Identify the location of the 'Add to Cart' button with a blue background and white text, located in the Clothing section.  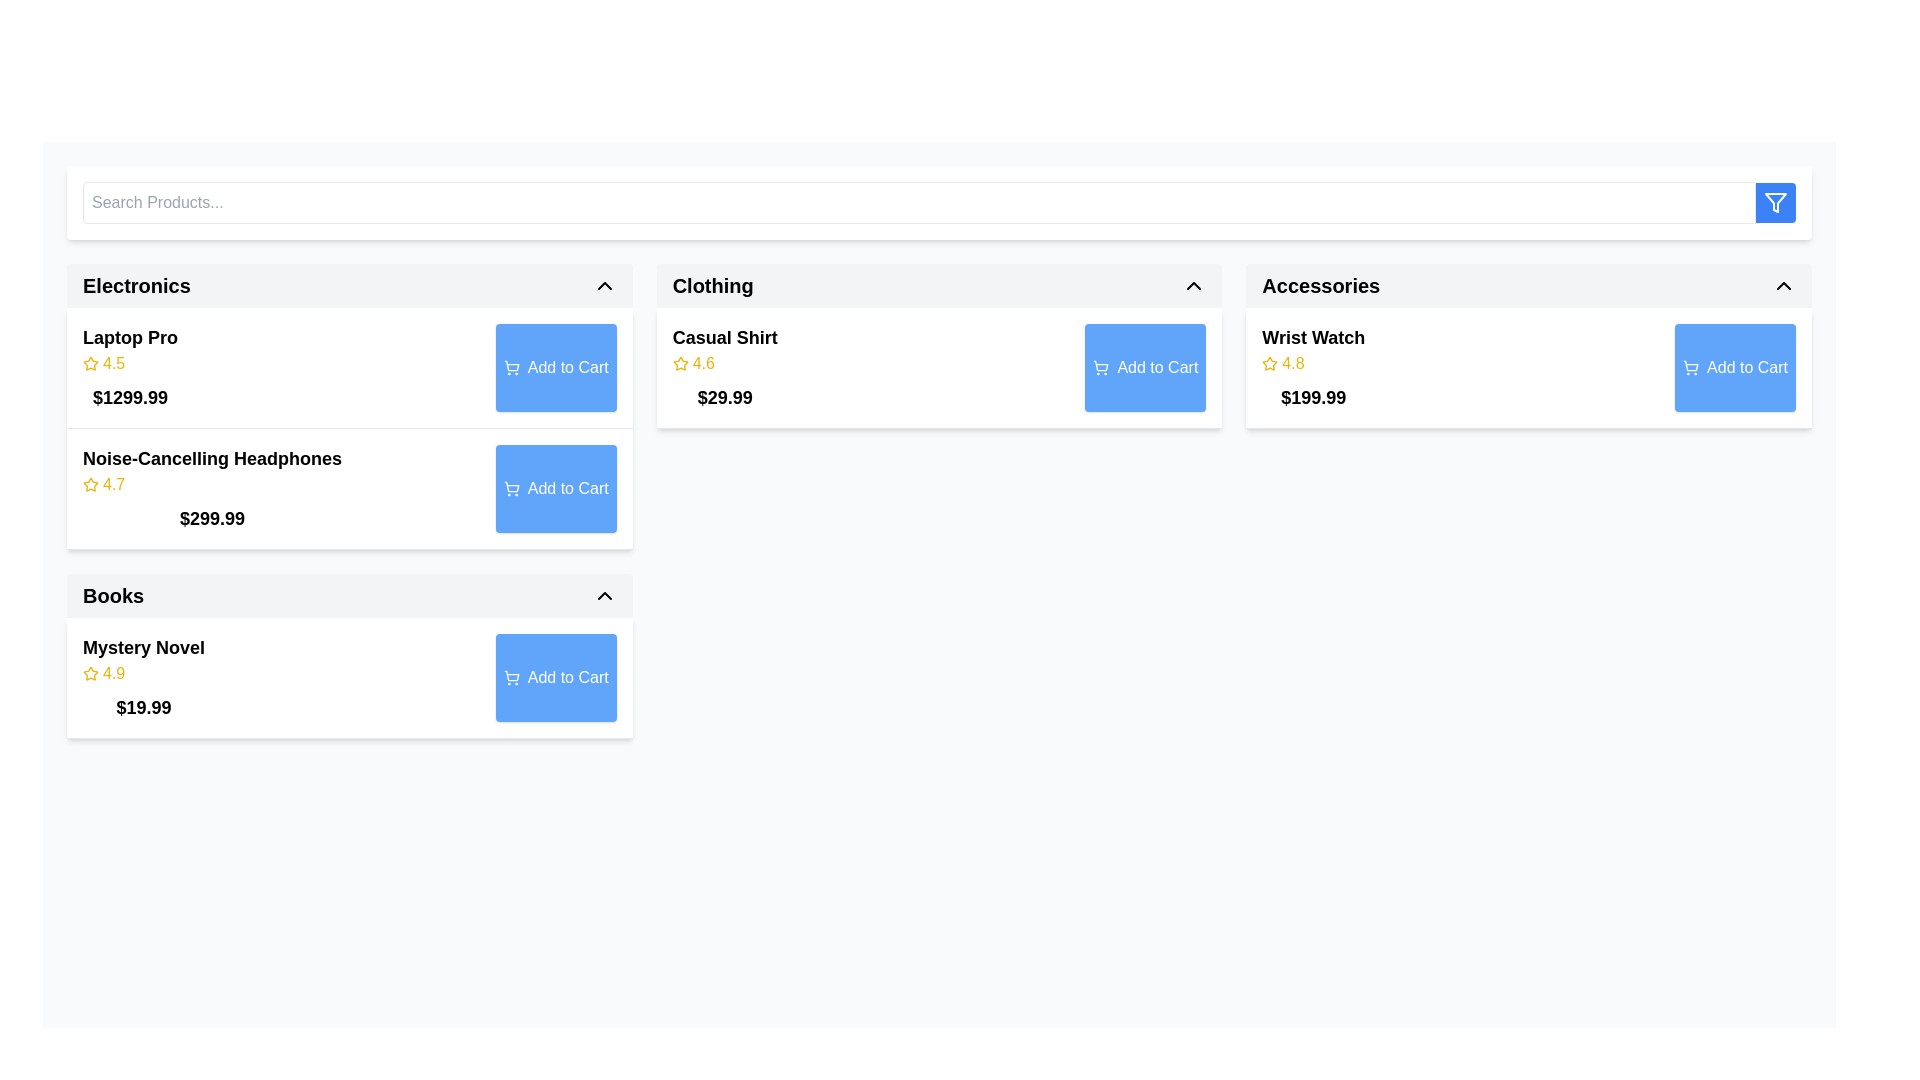
(1145, 367).